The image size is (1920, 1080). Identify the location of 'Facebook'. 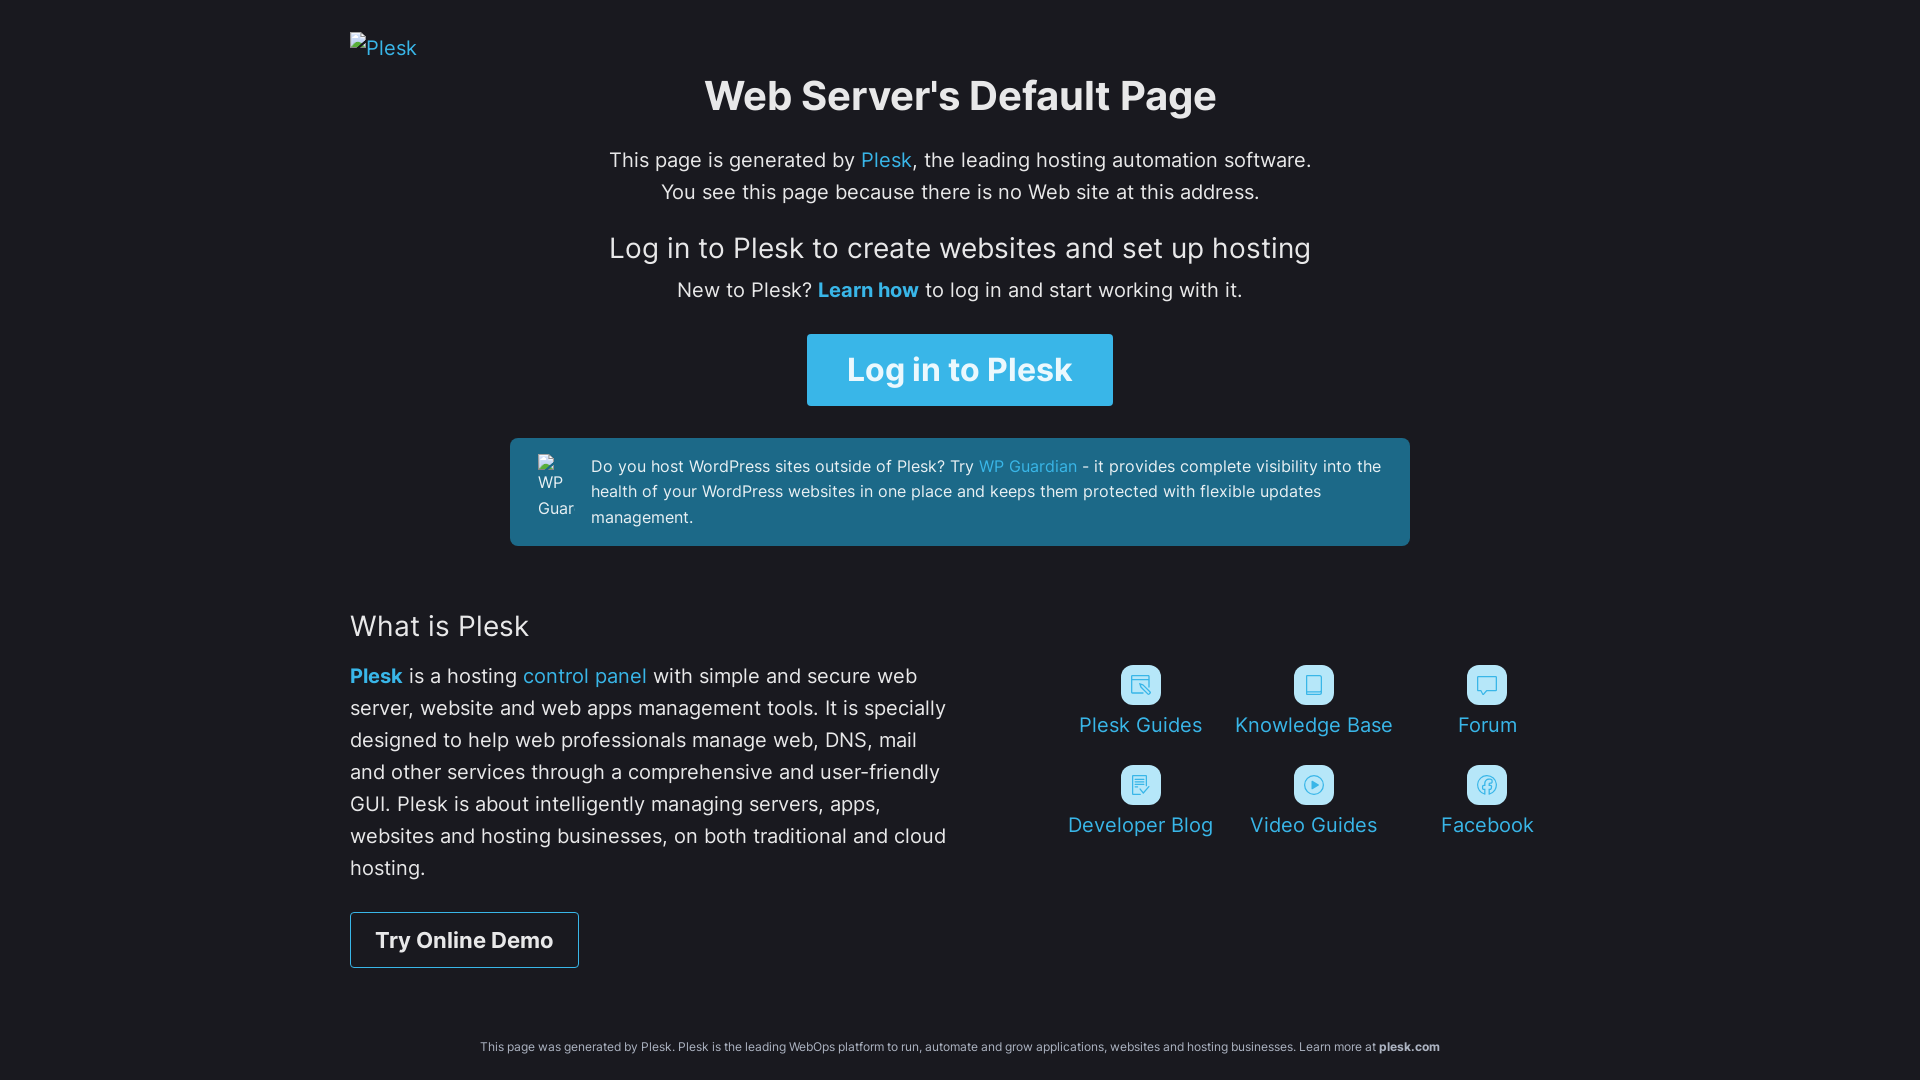
(1404, 800).